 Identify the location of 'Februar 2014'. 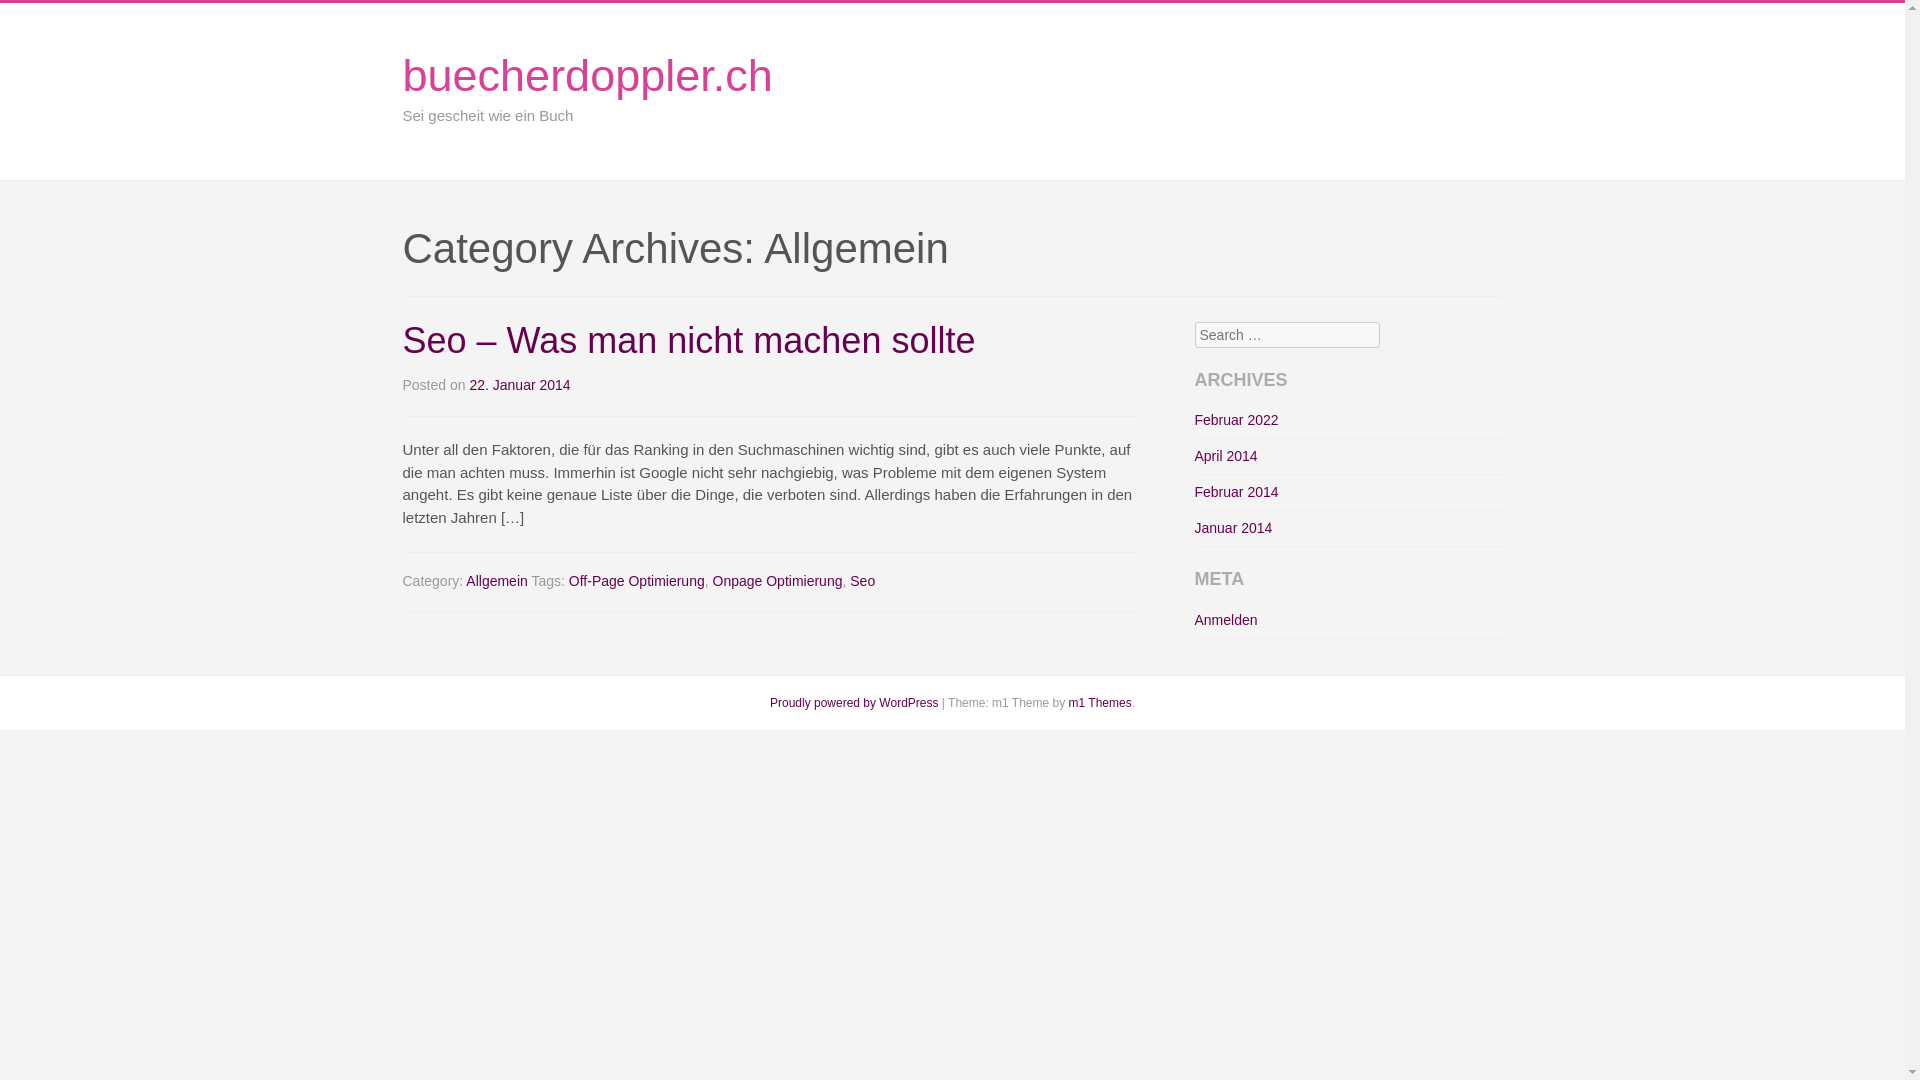
(1235, 492).